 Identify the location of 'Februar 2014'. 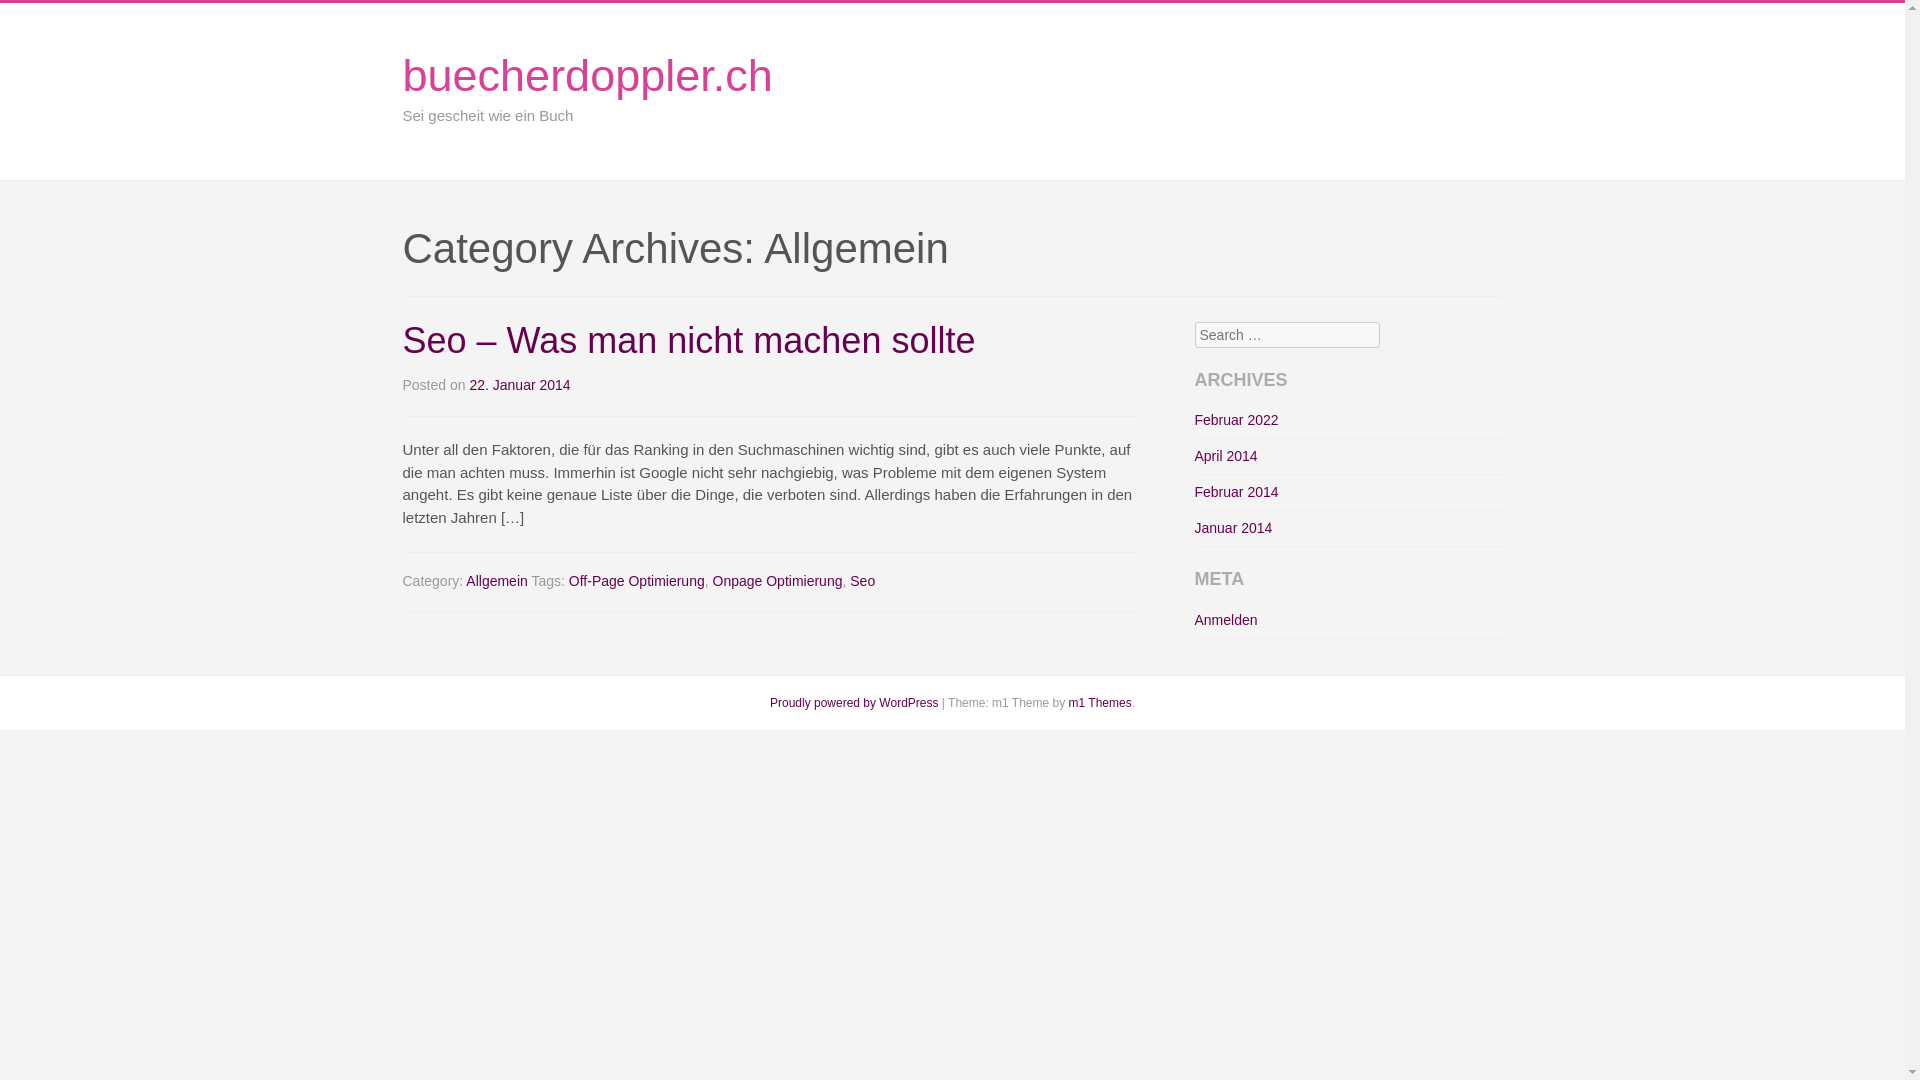
(1235, 492).